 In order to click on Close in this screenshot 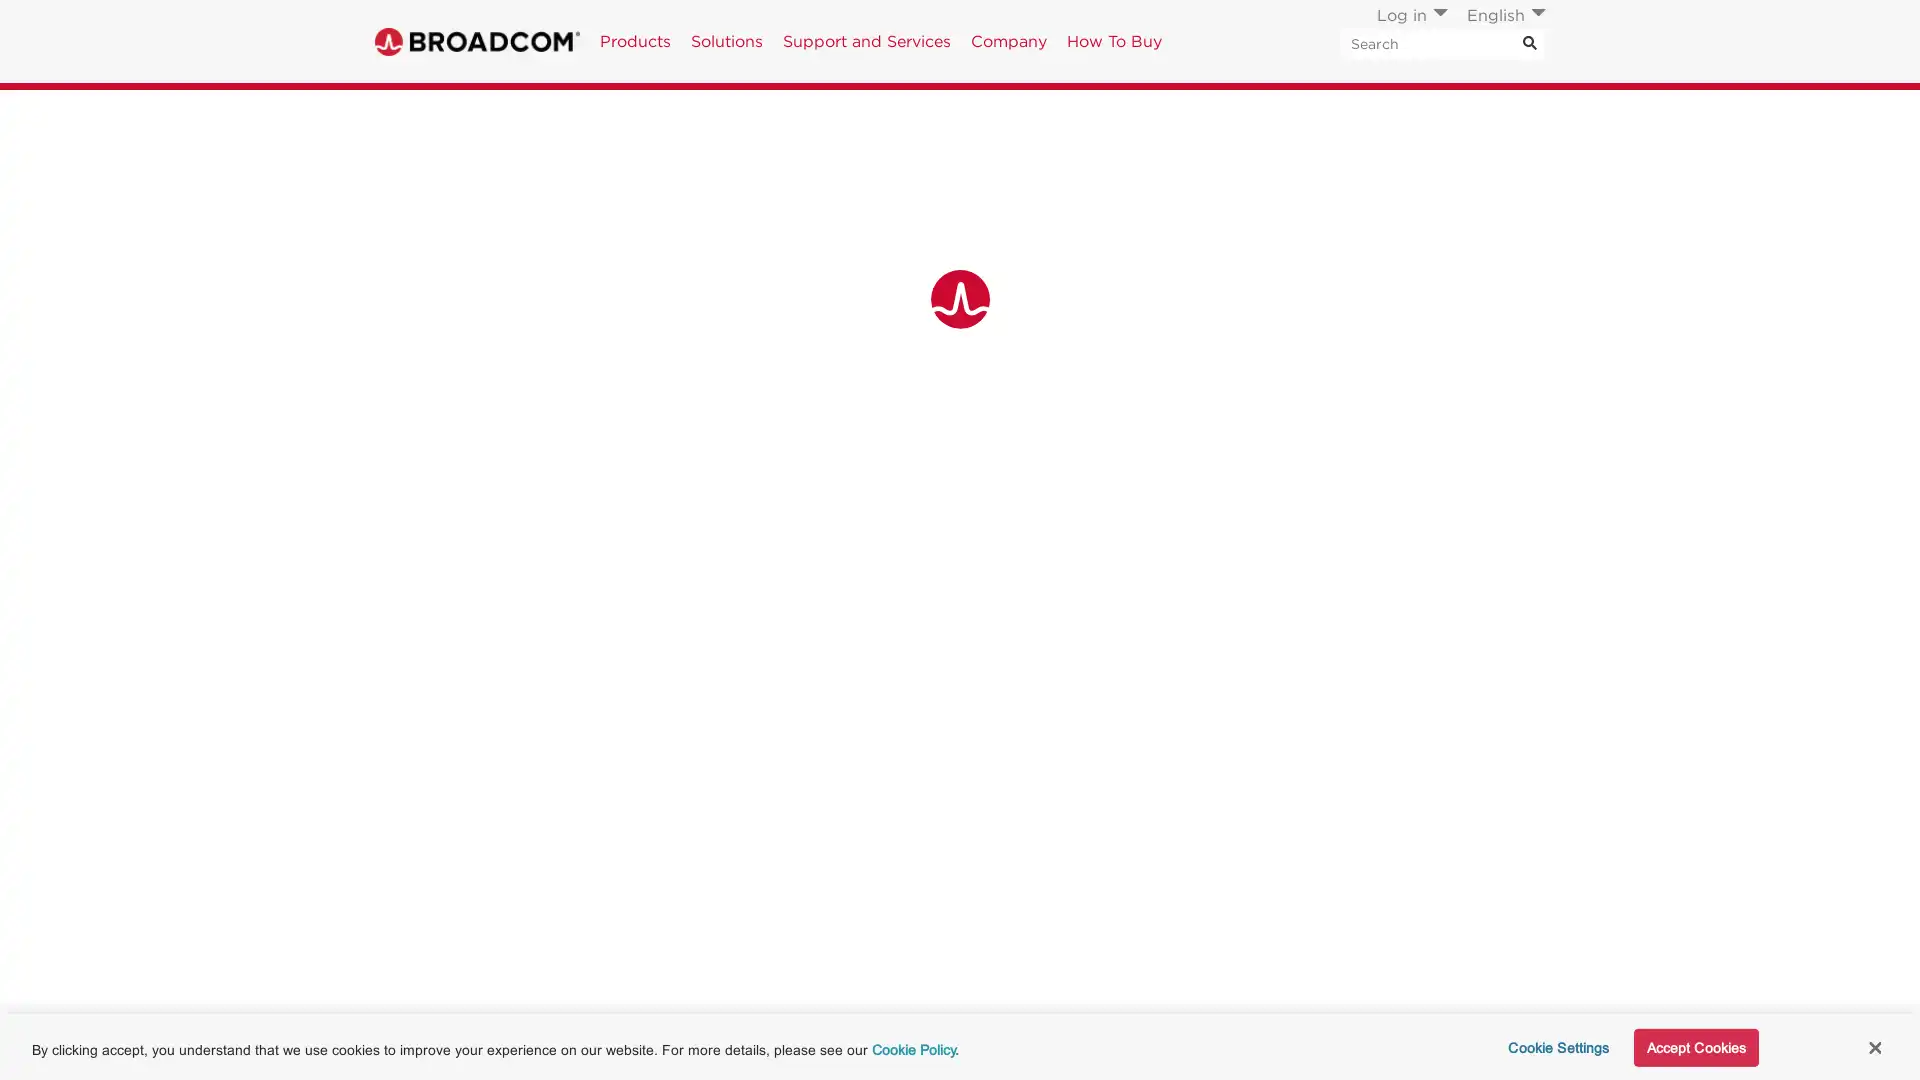, I will do `click(1873, 1044)`.